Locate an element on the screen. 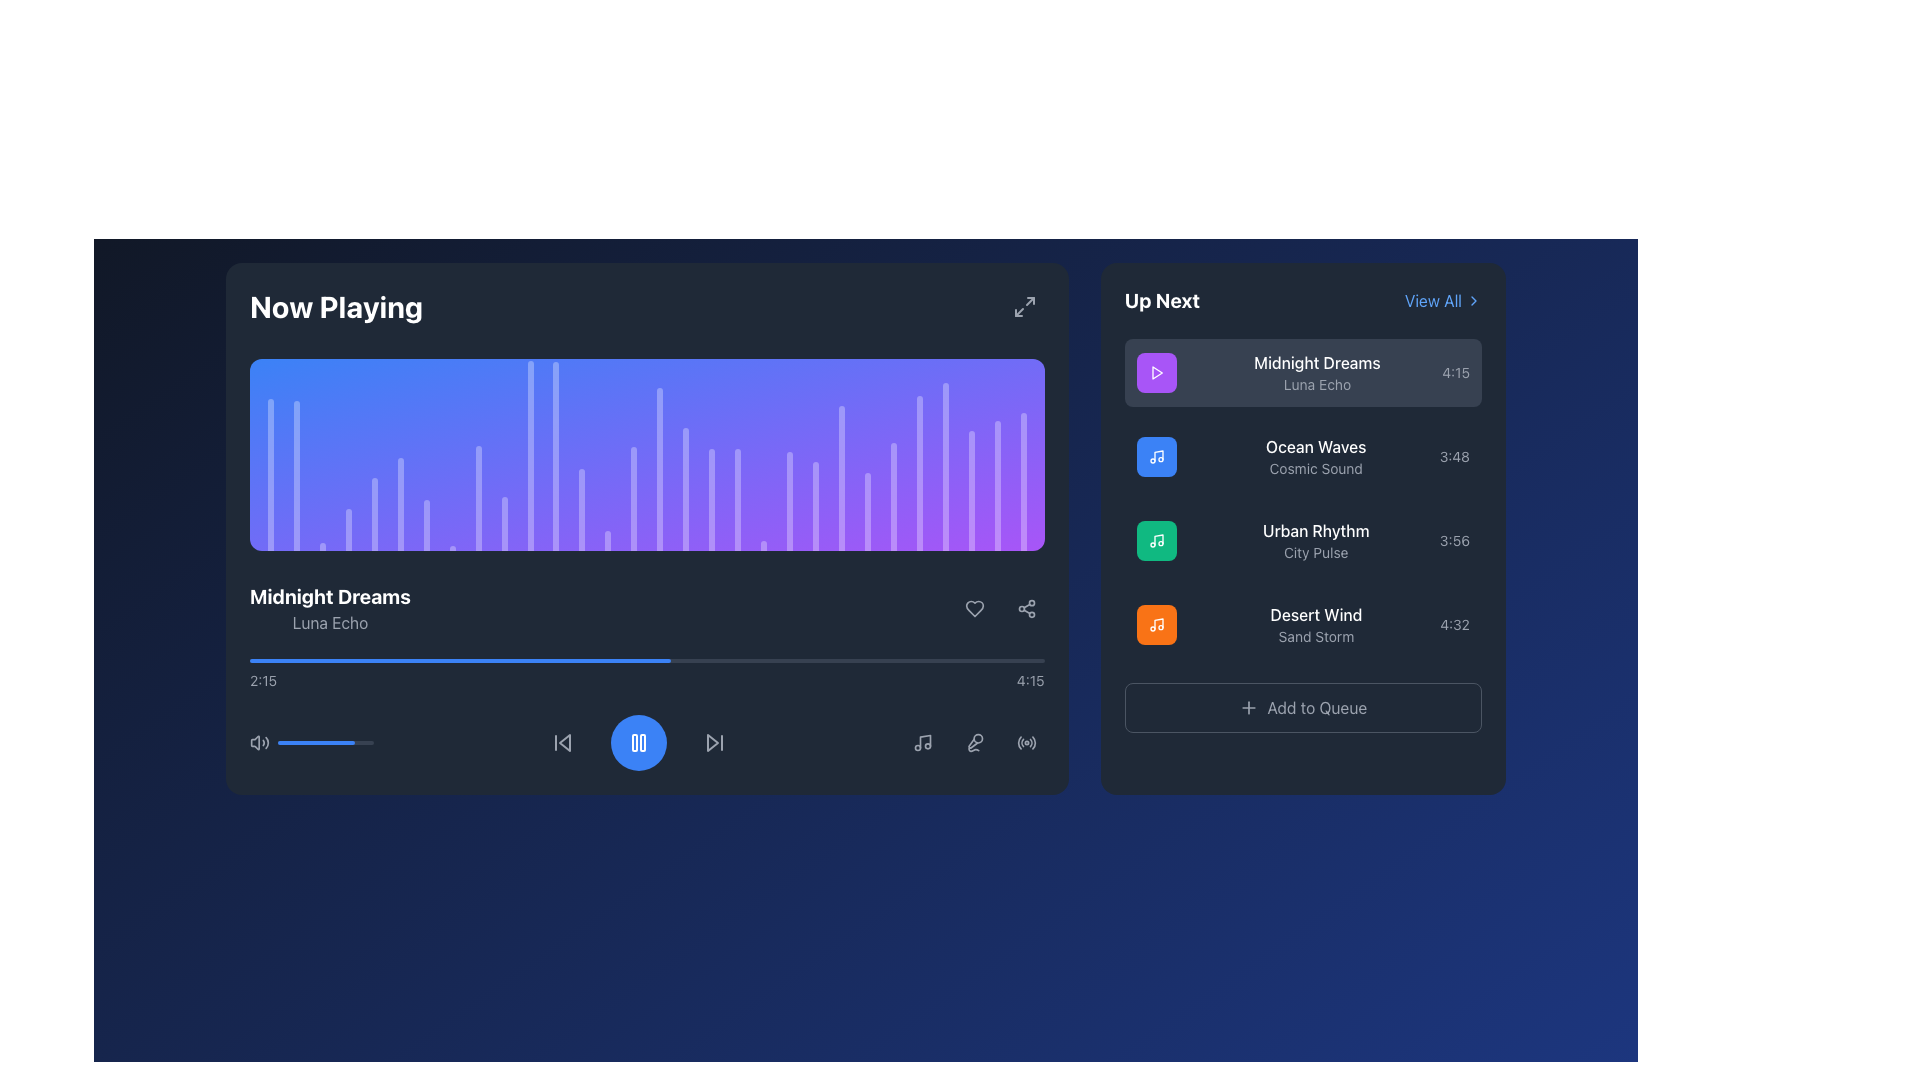 This screenshot has height=1080, width=1920. the twenty-third graphical bar representing a data point in the bar graph visualization for potential interaction is located at coordinates (918, 473).